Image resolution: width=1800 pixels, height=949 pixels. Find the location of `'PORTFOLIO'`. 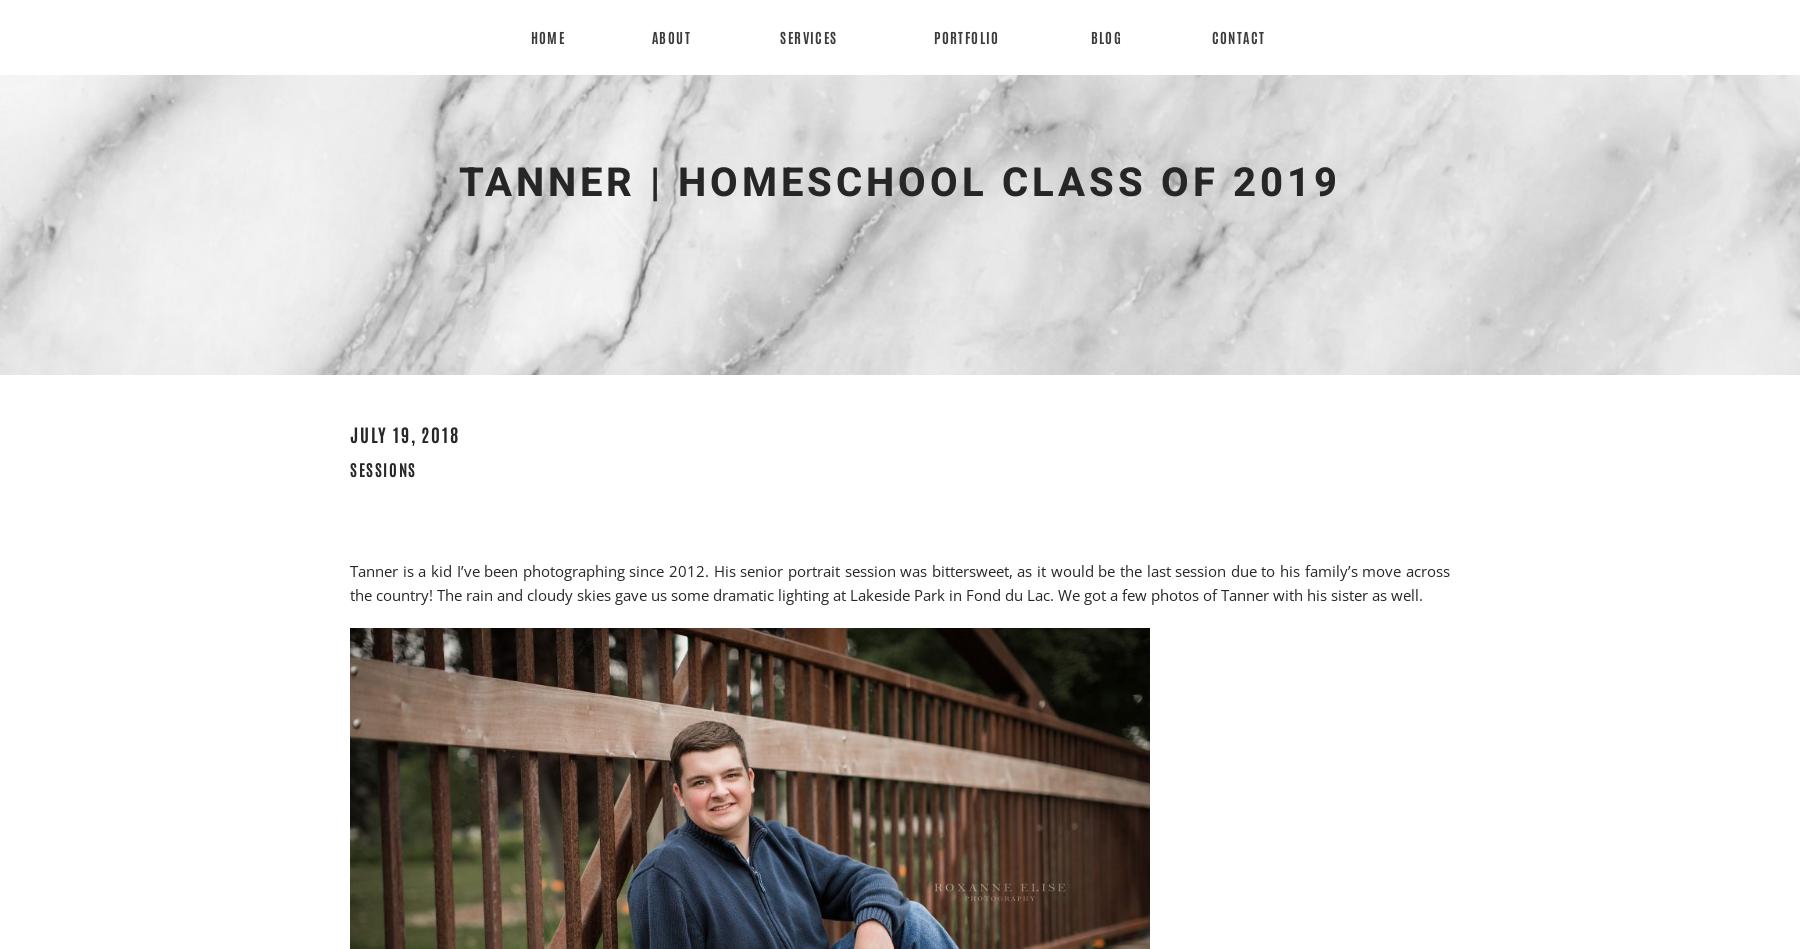

'PORTFOLIO' is located at coordinates (965, 37).